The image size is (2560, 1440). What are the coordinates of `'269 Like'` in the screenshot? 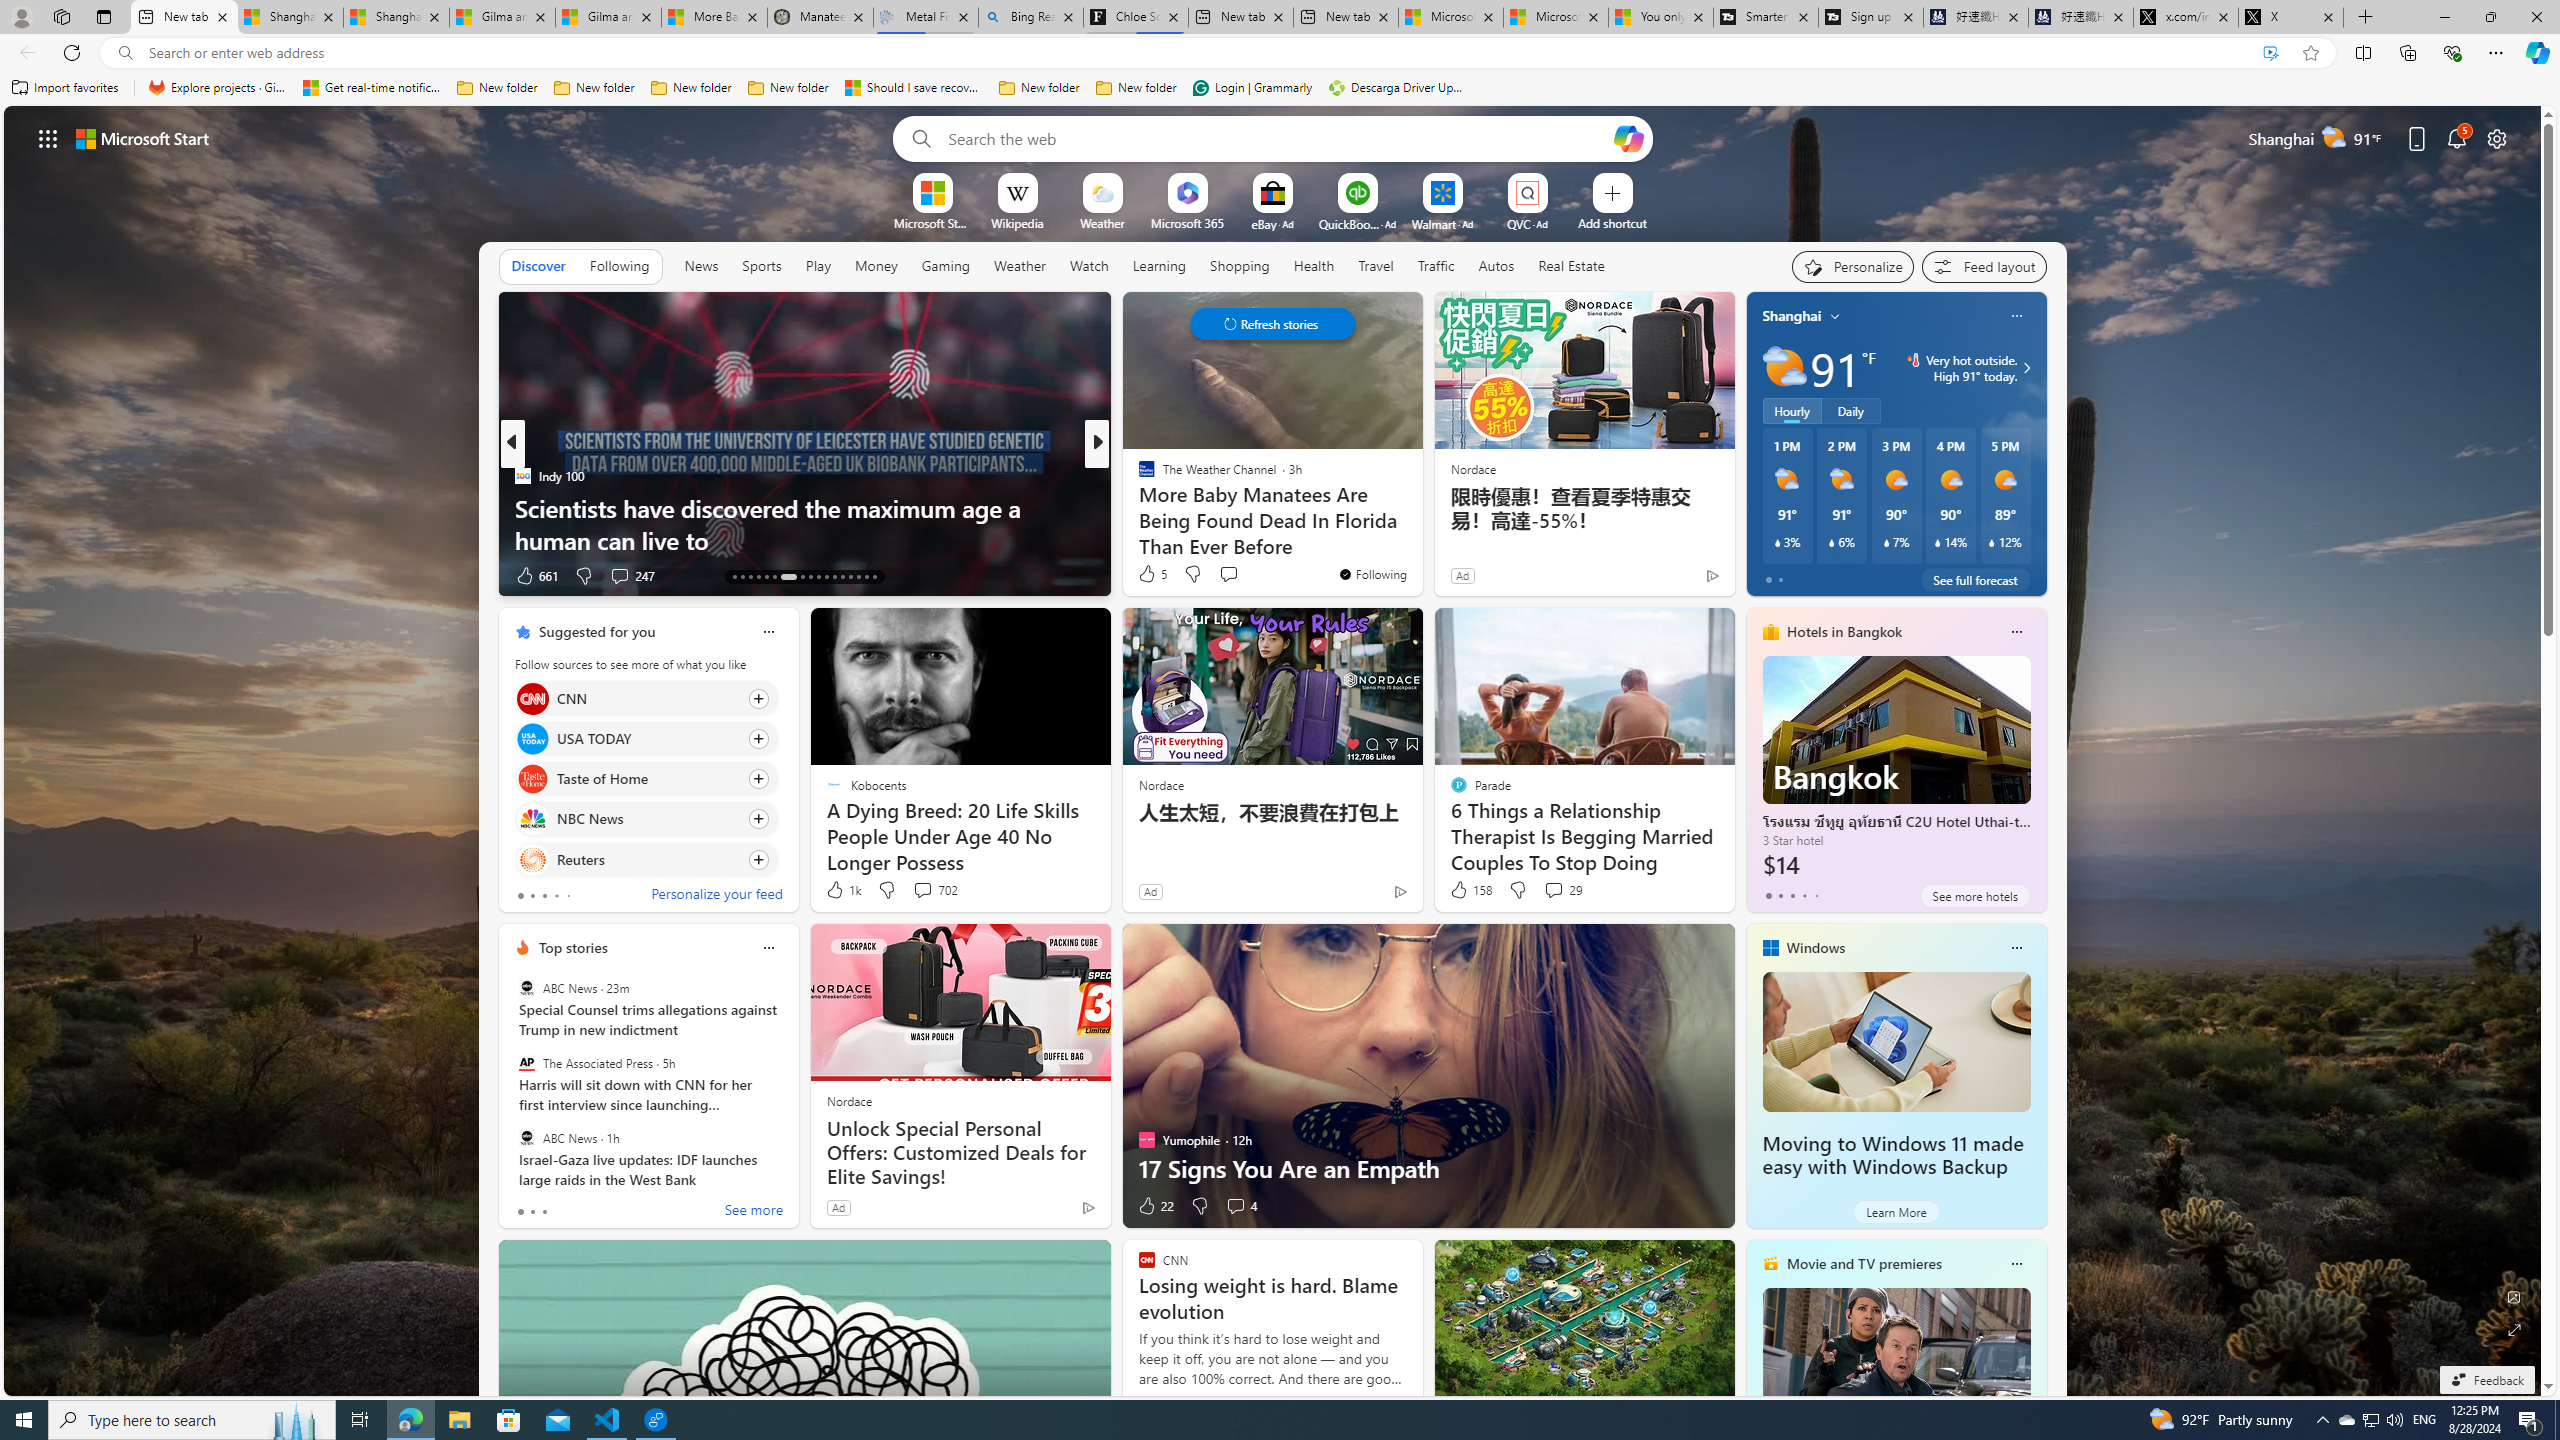 It's located at (1151, 575).